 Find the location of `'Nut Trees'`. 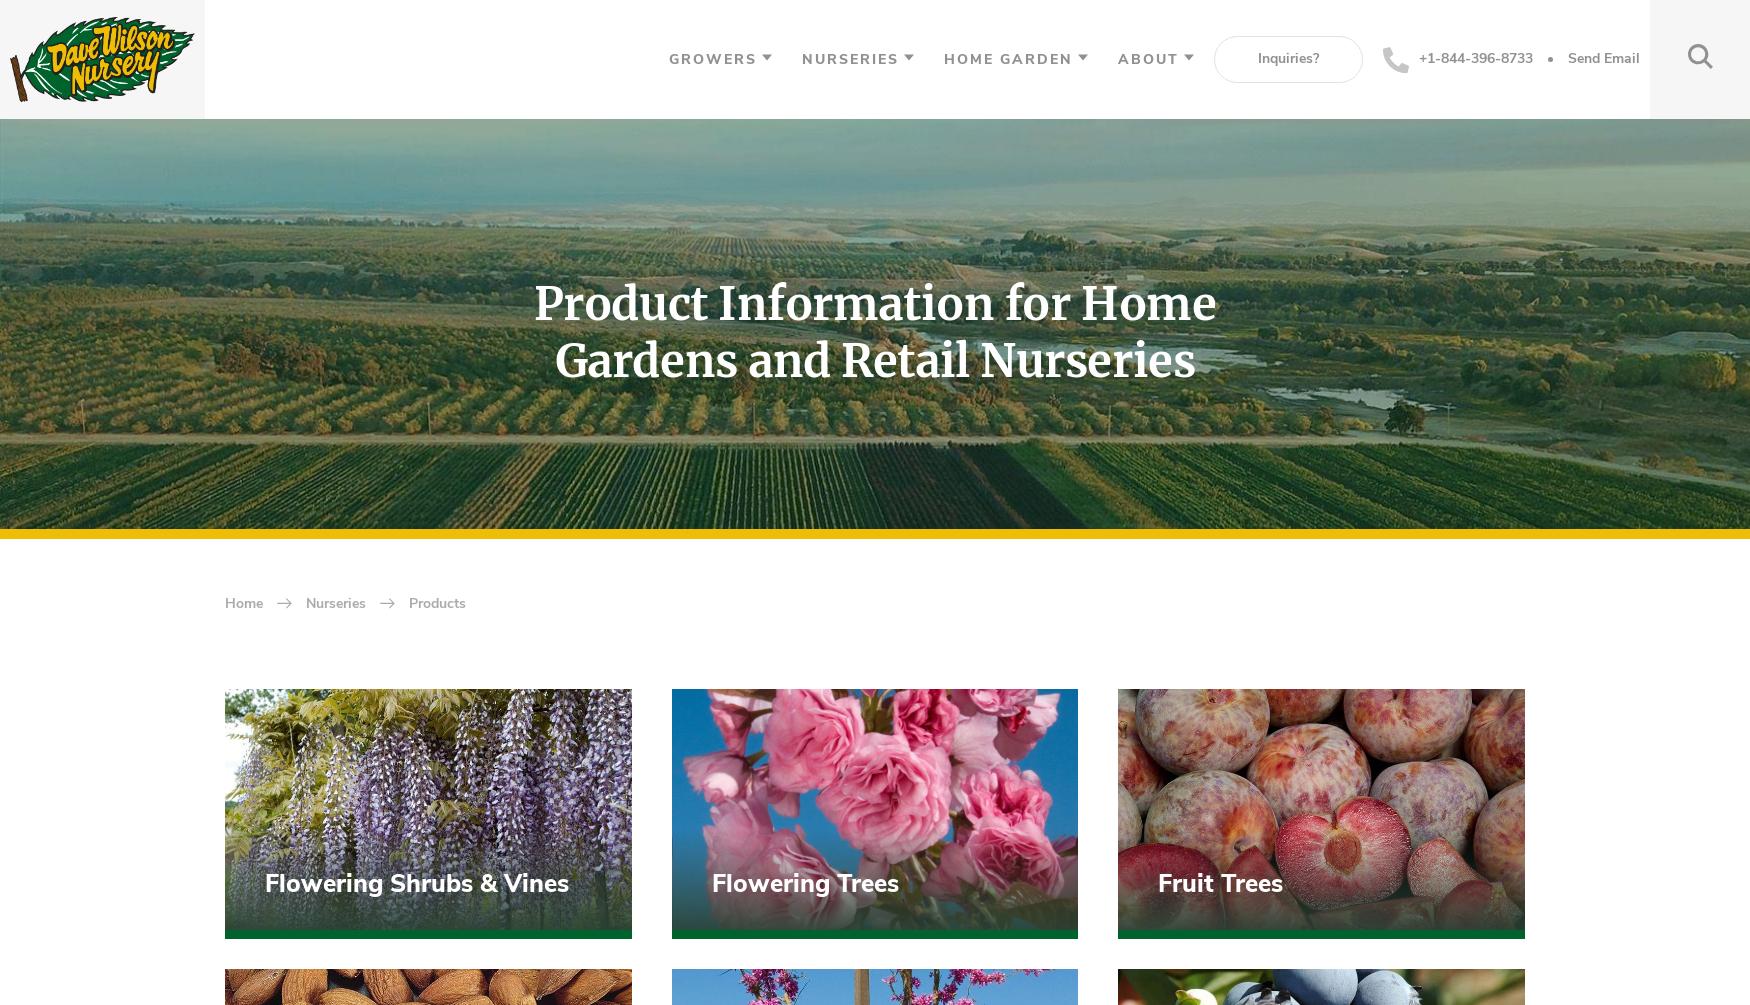

'Nut Trees' is located at coordinates (321, 176).